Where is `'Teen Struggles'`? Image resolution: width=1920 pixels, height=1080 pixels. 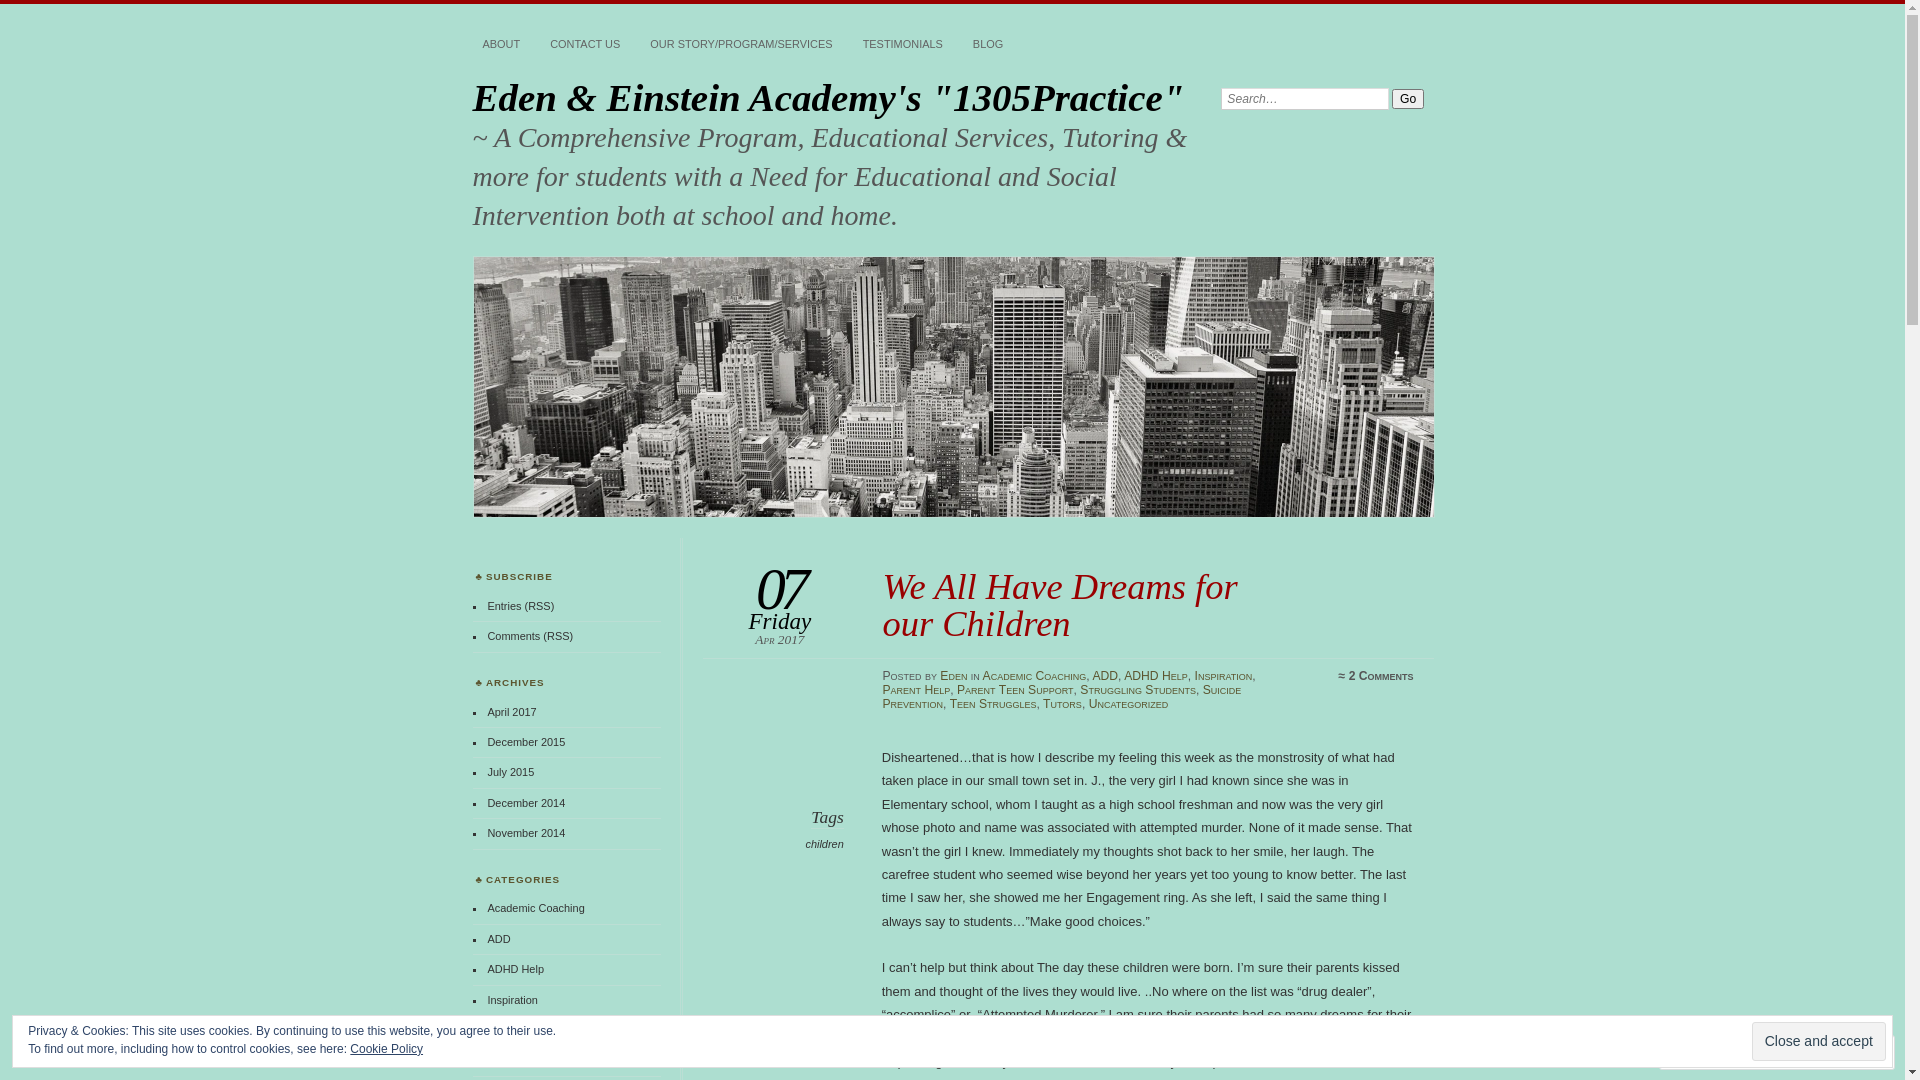
'Teen Struggles' is located at coordinates (993, 703).